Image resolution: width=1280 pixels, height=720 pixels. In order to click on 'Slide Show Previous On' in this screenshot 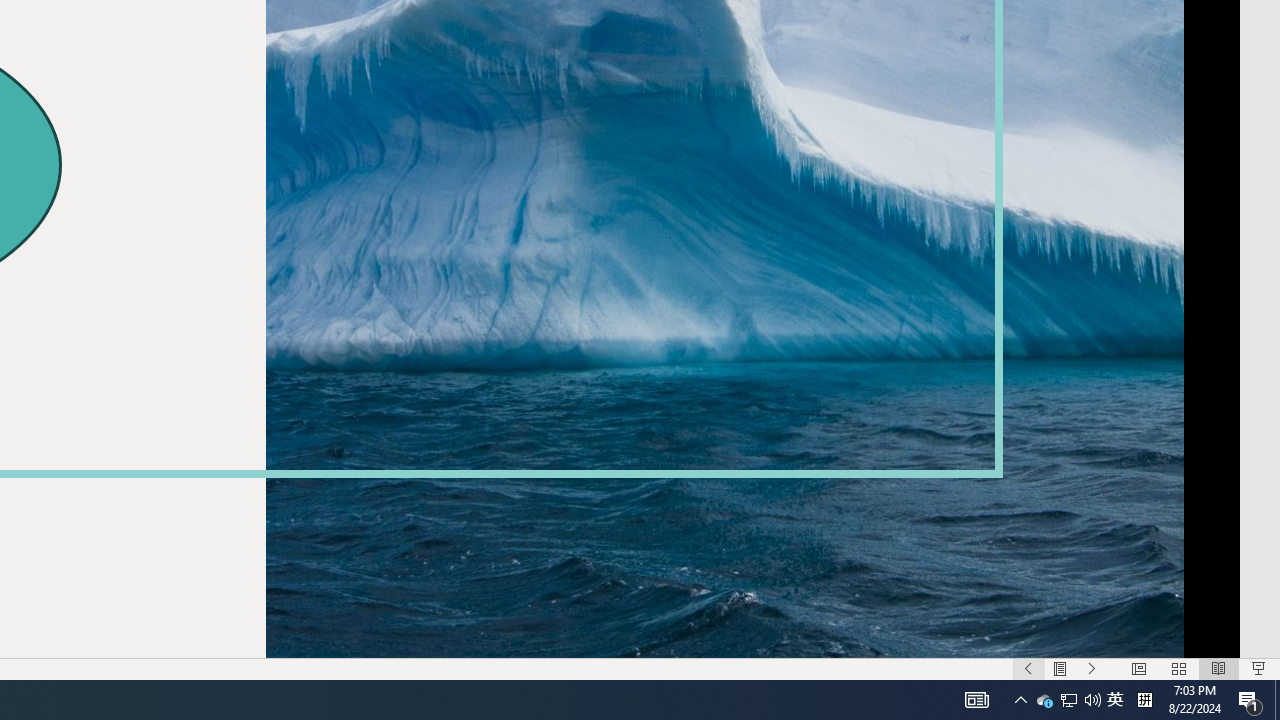, I will do `click(1028, 669)`.